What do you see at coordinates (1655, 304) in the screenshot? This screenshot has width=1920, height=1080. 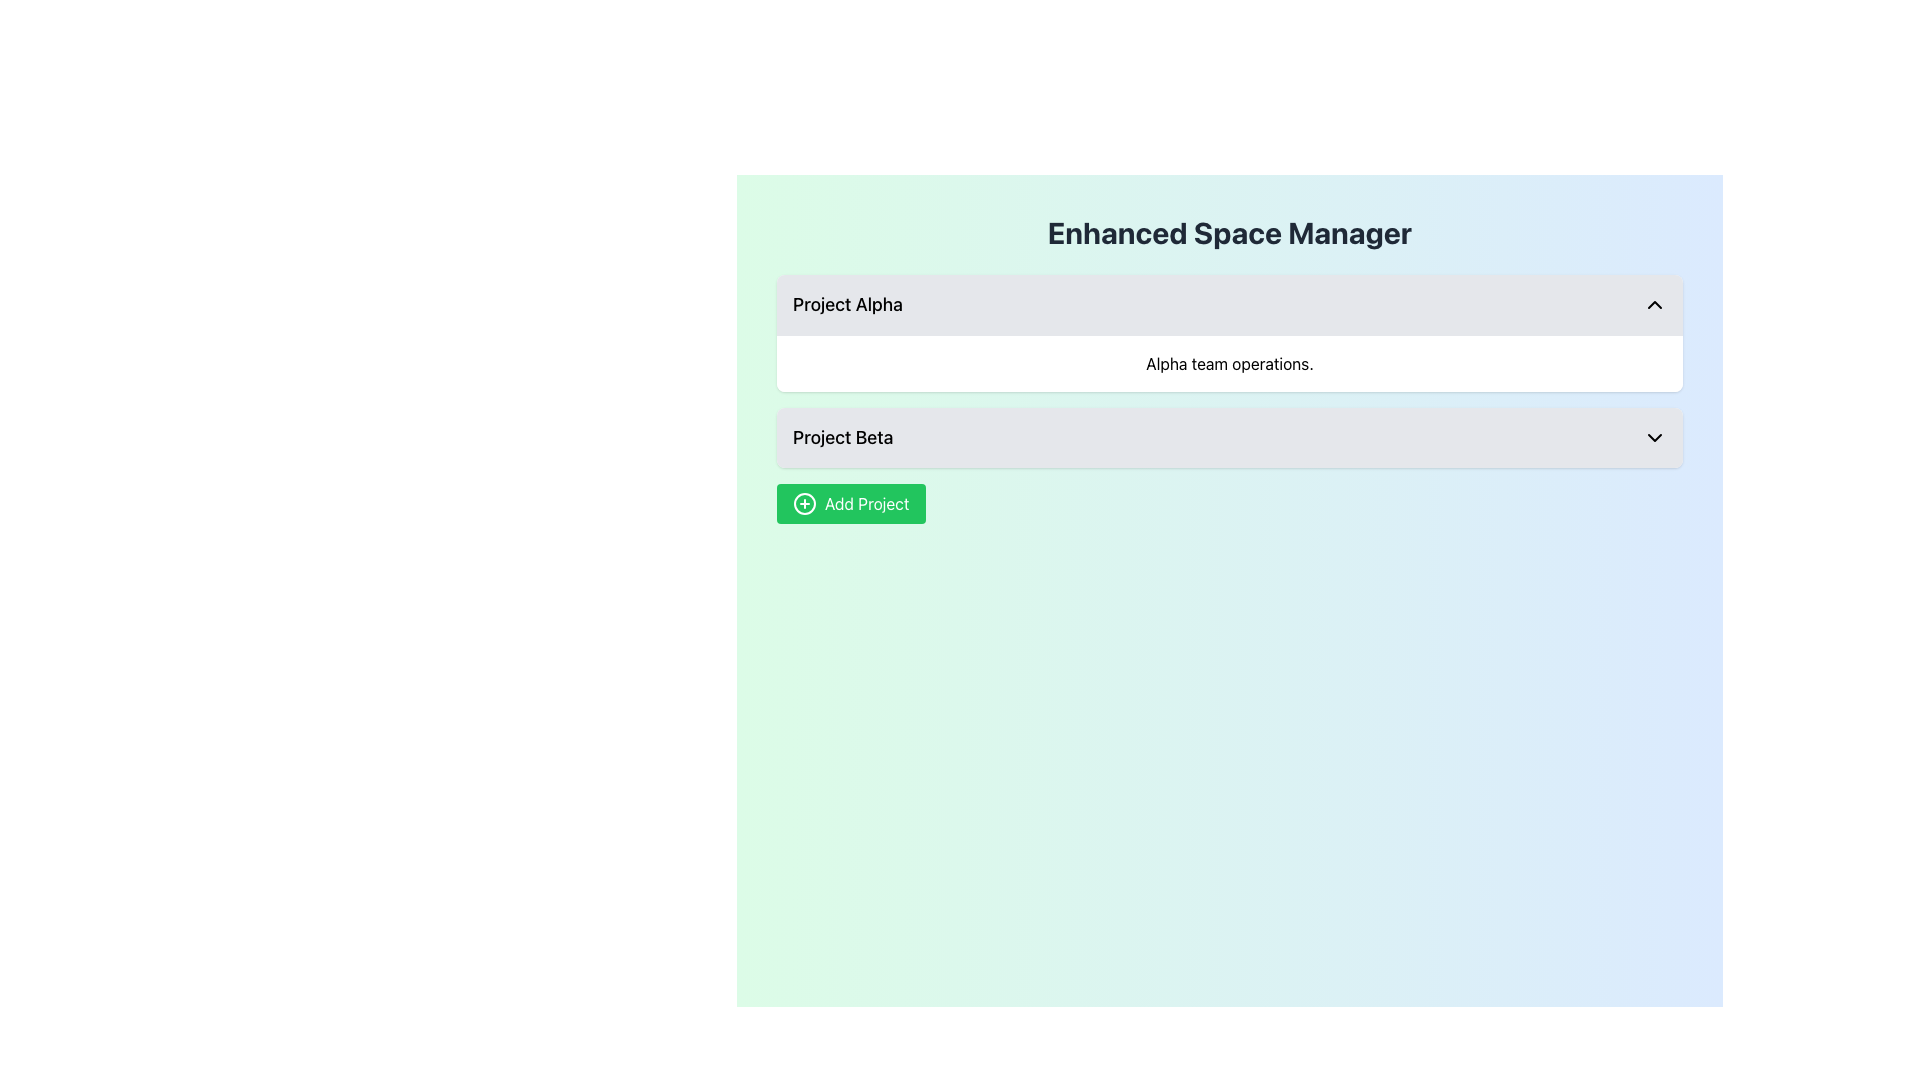 I see `the toggle icon for the 'Project Alpha' section` at bounding box center [1655, 304].